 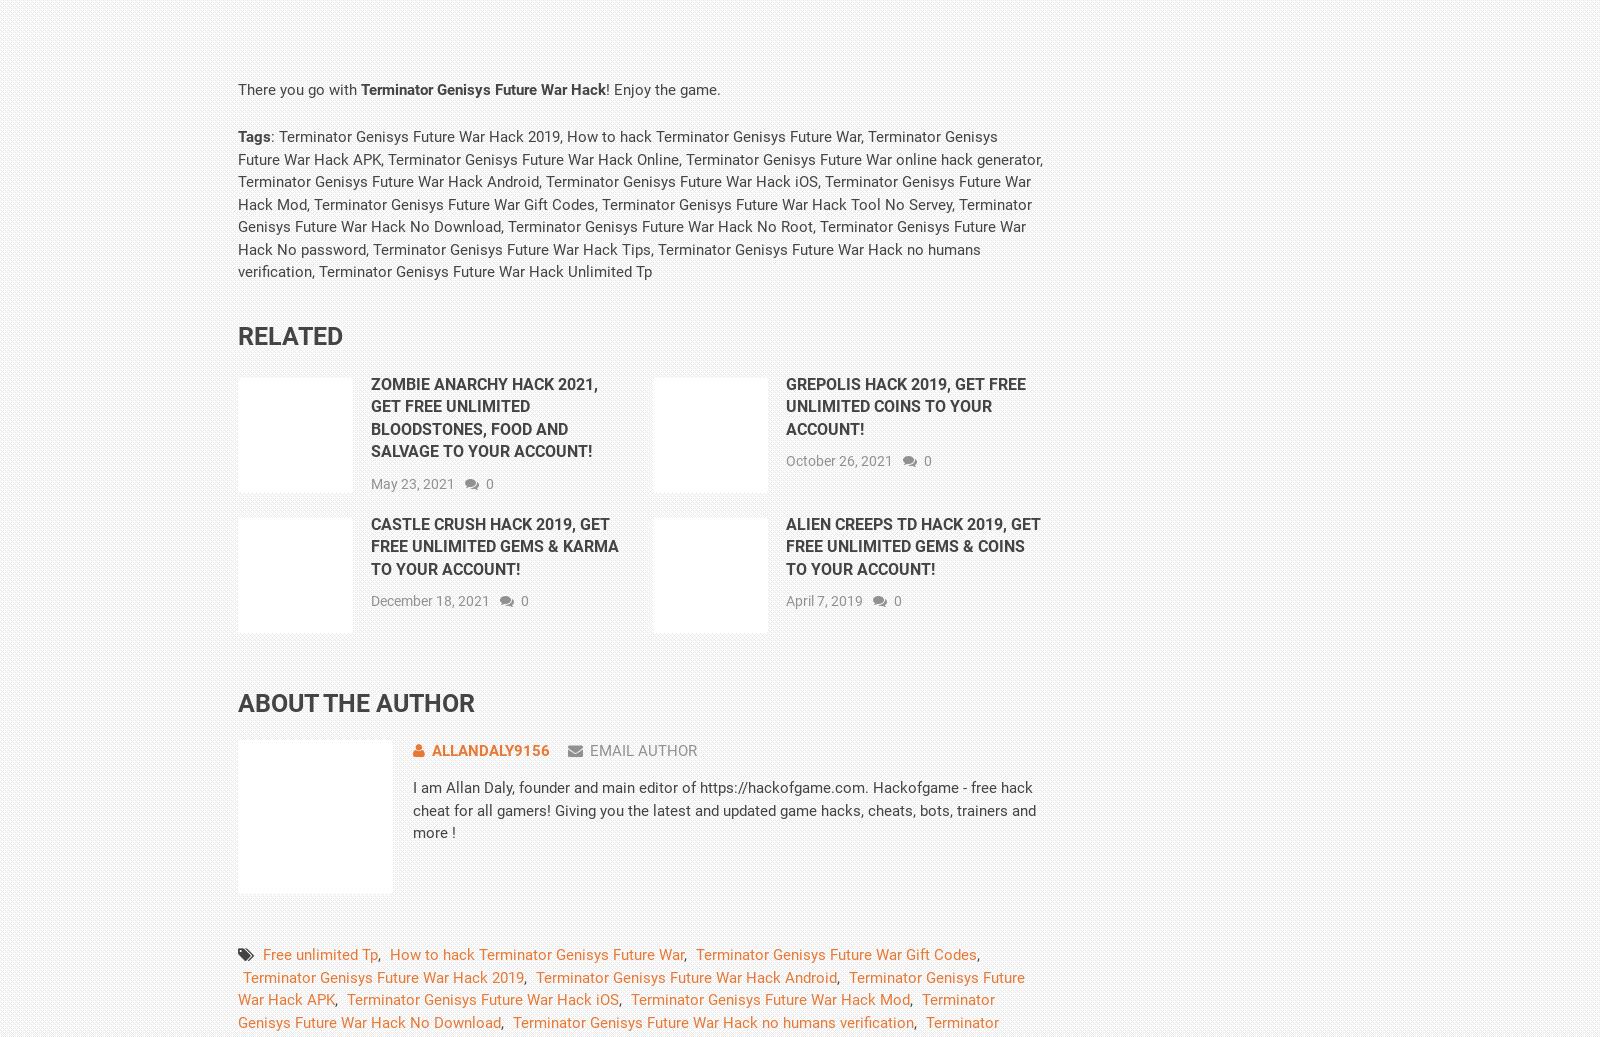 I want to click on 'Terminator Genisys Future War Hack iOS', so click(x=482, y=999).